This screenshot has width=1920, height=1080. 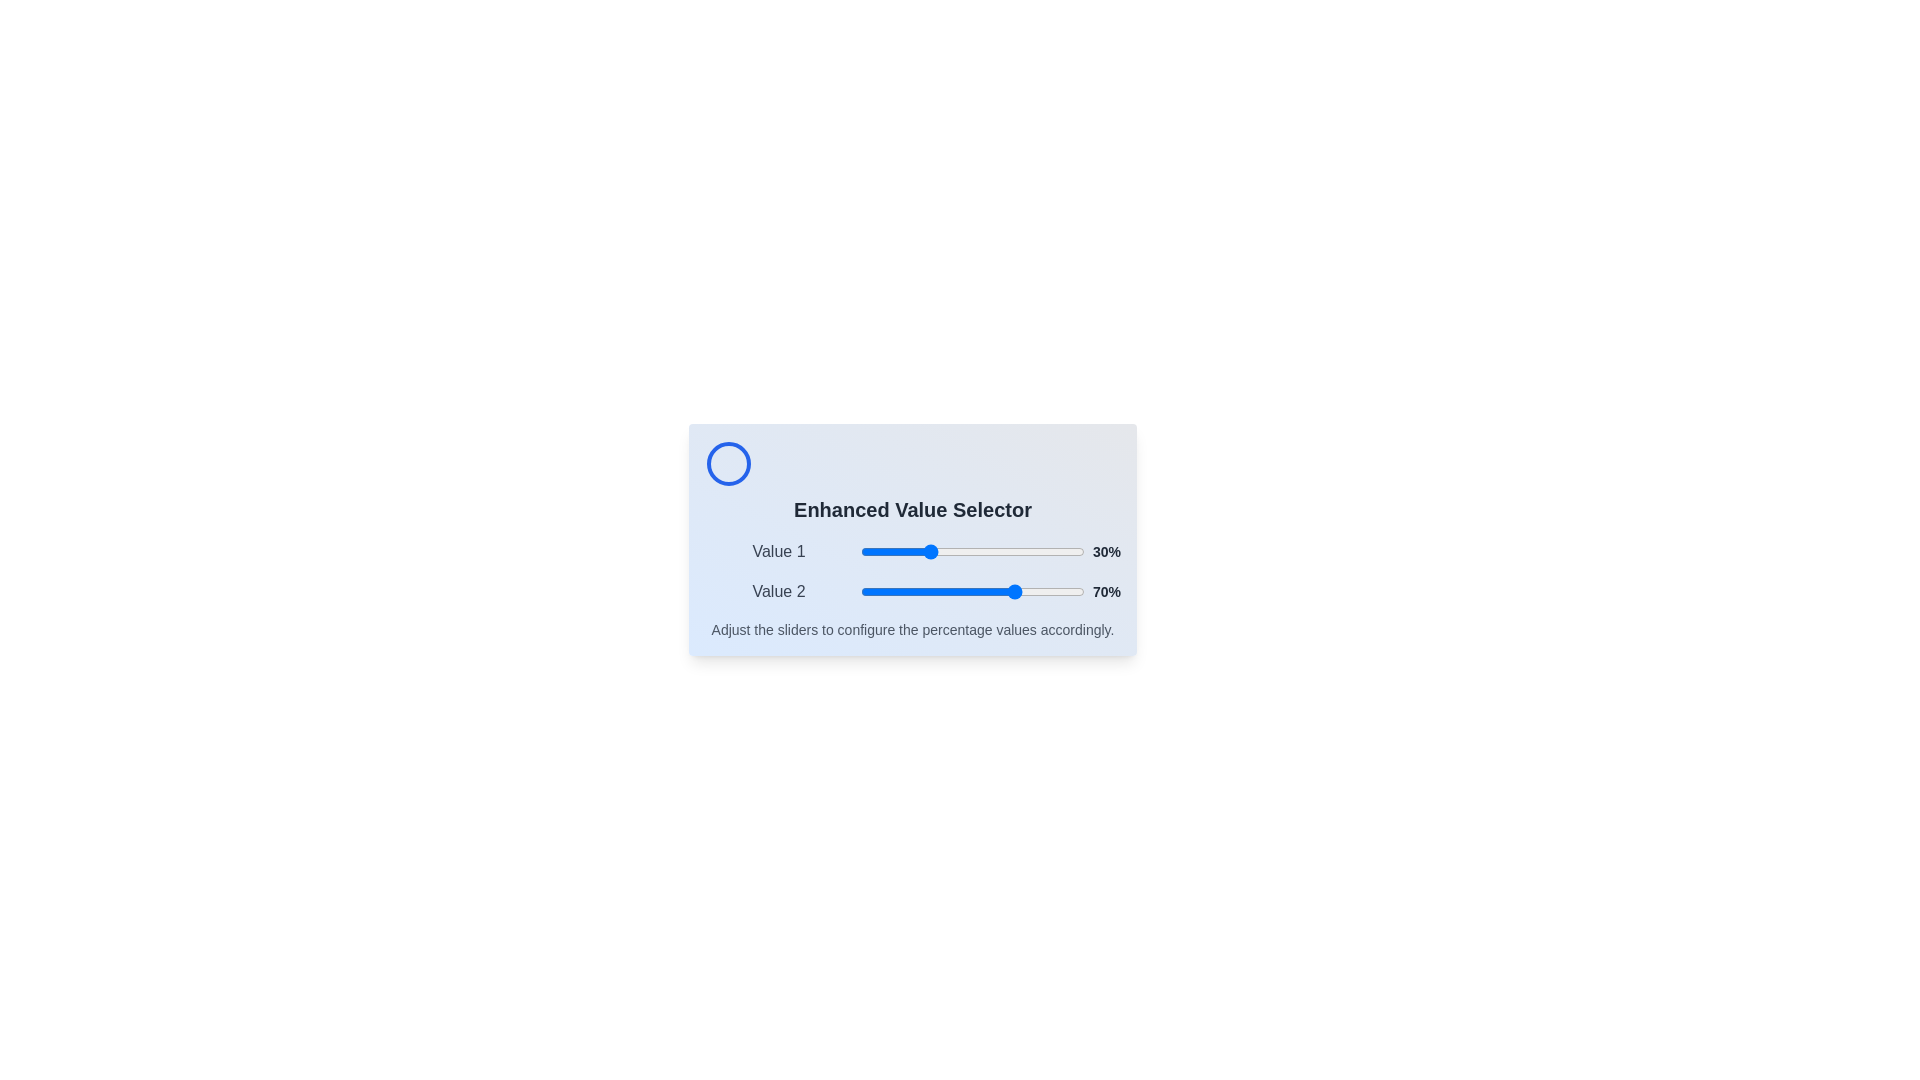 I want to click on the slider for Value 1 to 9%, so click(x=880, y=551).